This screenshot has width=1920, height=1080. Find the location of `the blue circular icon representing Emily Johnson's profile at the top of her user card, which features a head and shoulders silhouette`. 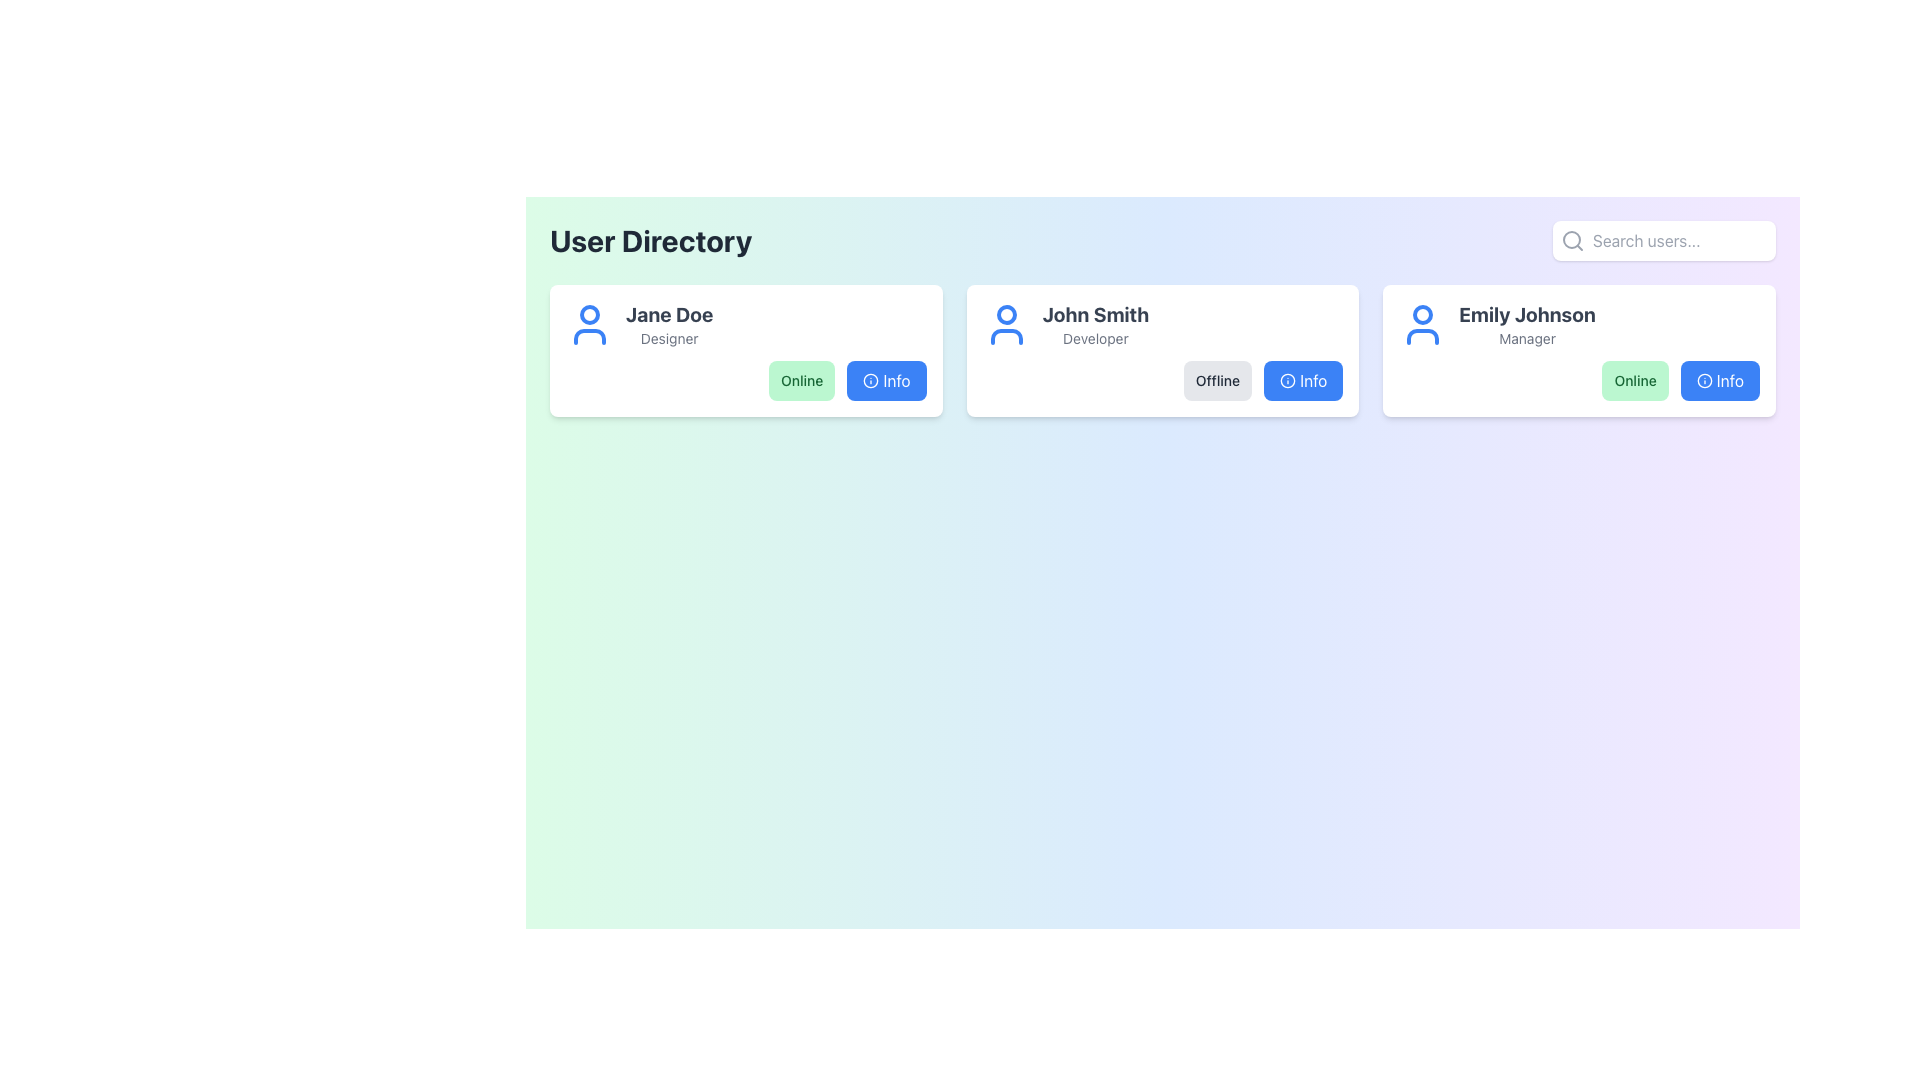

the blue circular icon representing Emily Johnson's profile at the top of her user card, which features a head and shoulders silhouette is located at coordinates (1422, 315).